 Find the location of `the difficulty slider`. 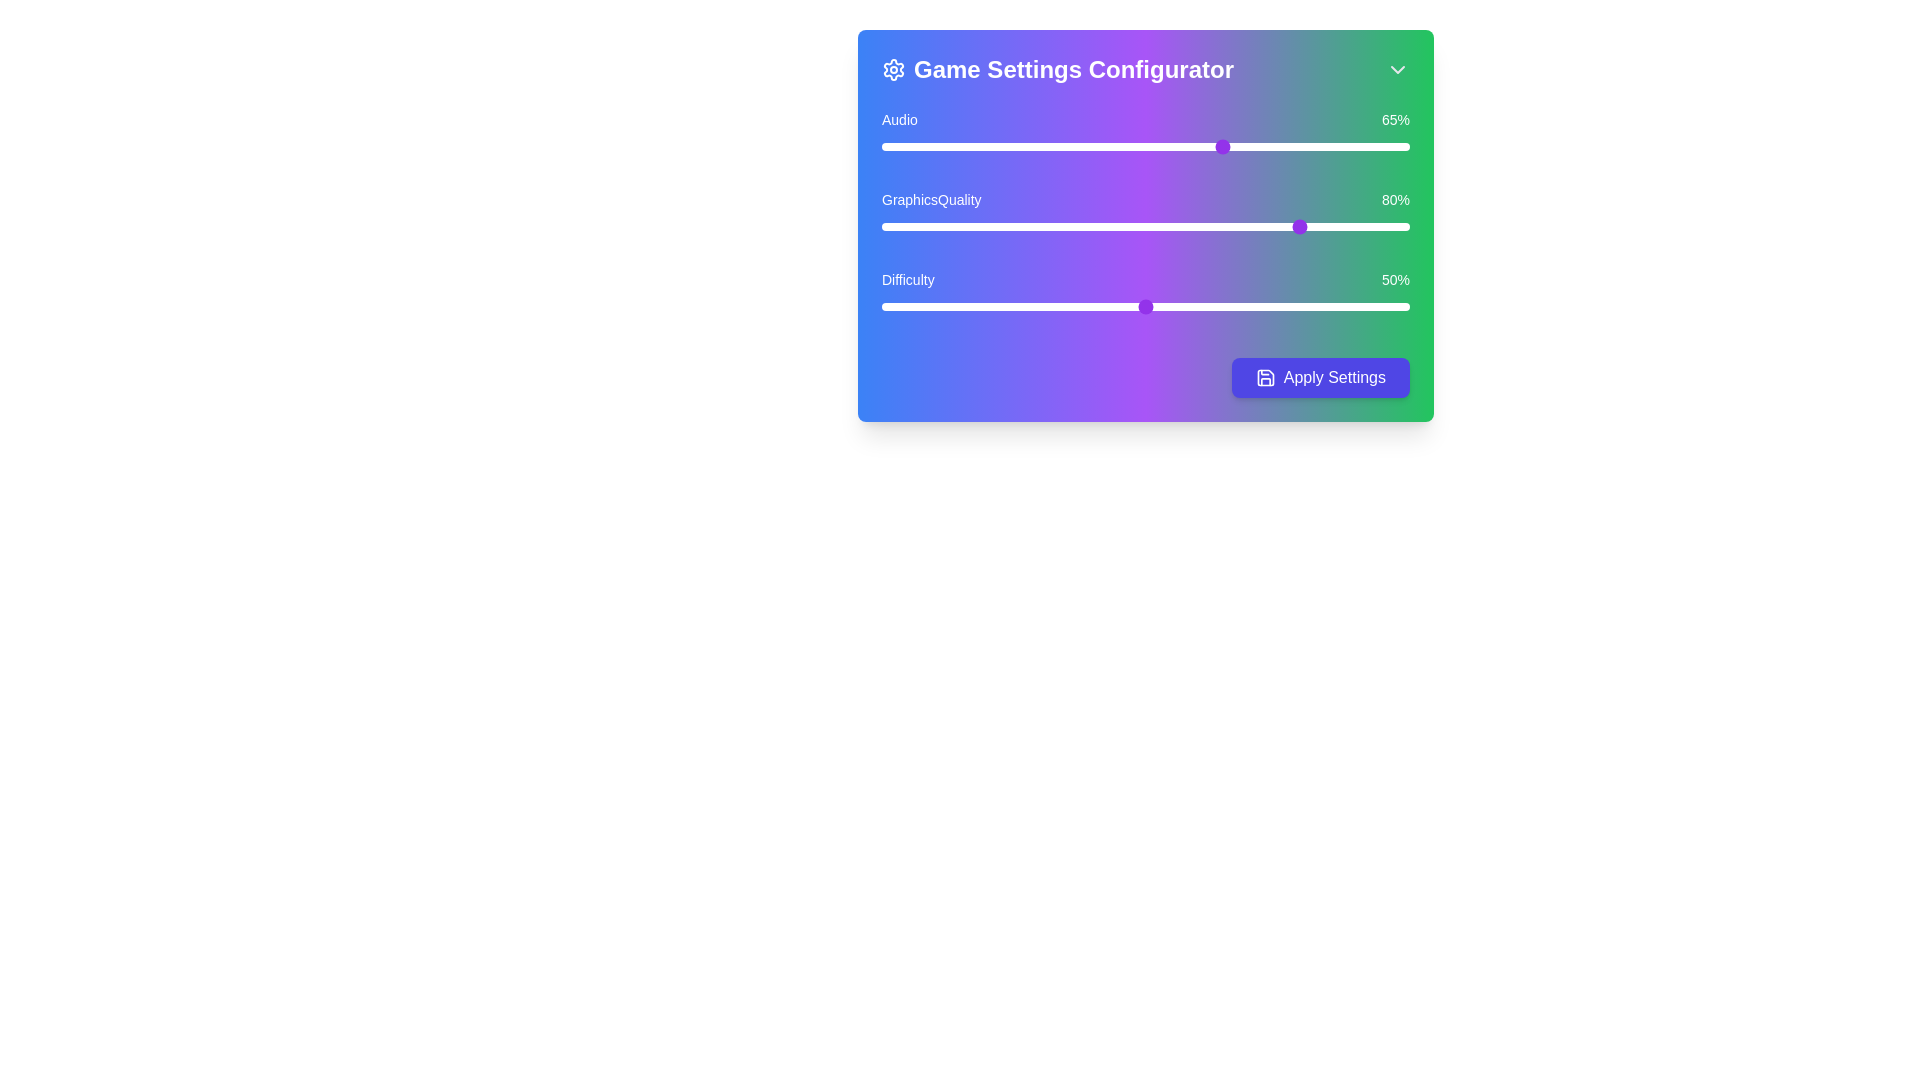

the difficulty slider is located at coordinates (982, 307).